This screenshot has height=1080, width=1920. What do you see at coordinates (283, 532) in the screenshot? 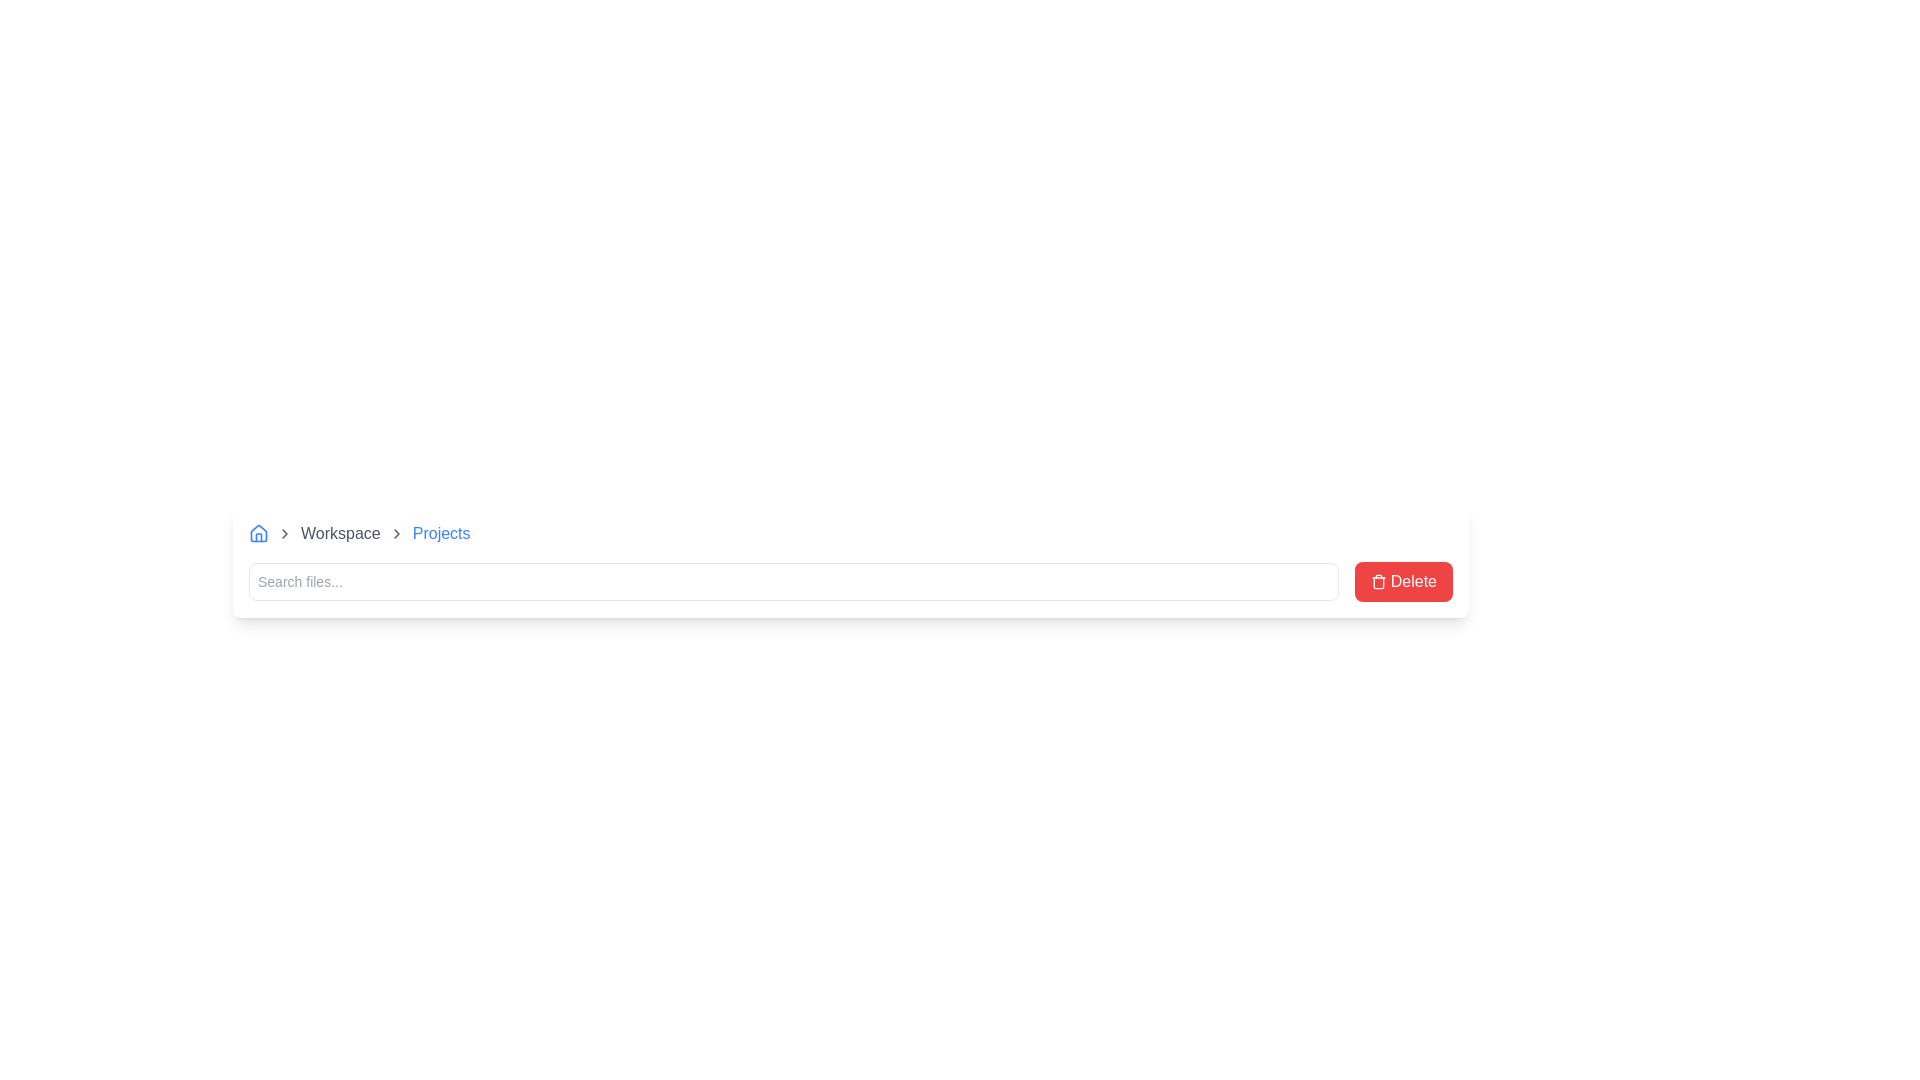
I see `the small right-pointing chevron icon in the breadcrumb navigation, which is located between the home icon and the text 'Workspace'` at bounding box center [283, 532].